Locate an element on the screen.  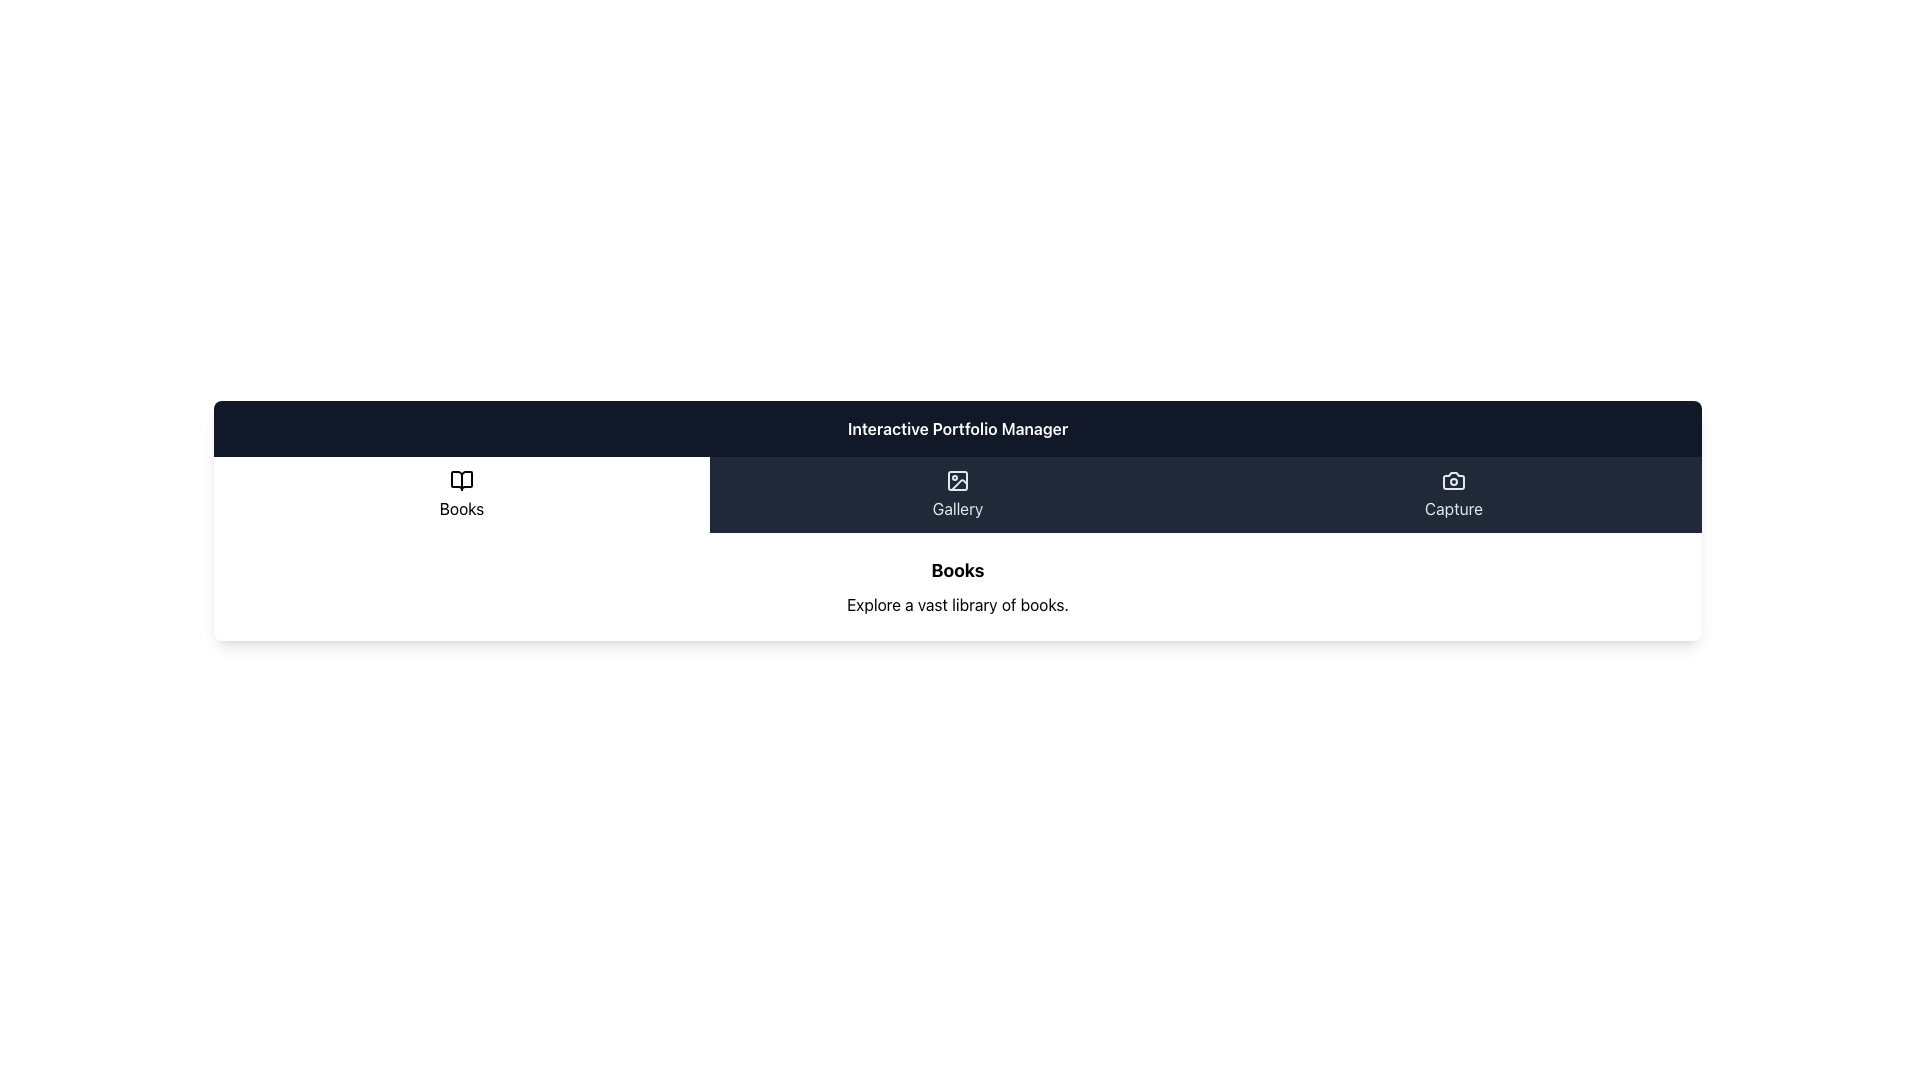
the Text Label that serves as the header or title for the section, positioned above the options (Books, Gallery, Capture) is located at coordinates (957, 427).